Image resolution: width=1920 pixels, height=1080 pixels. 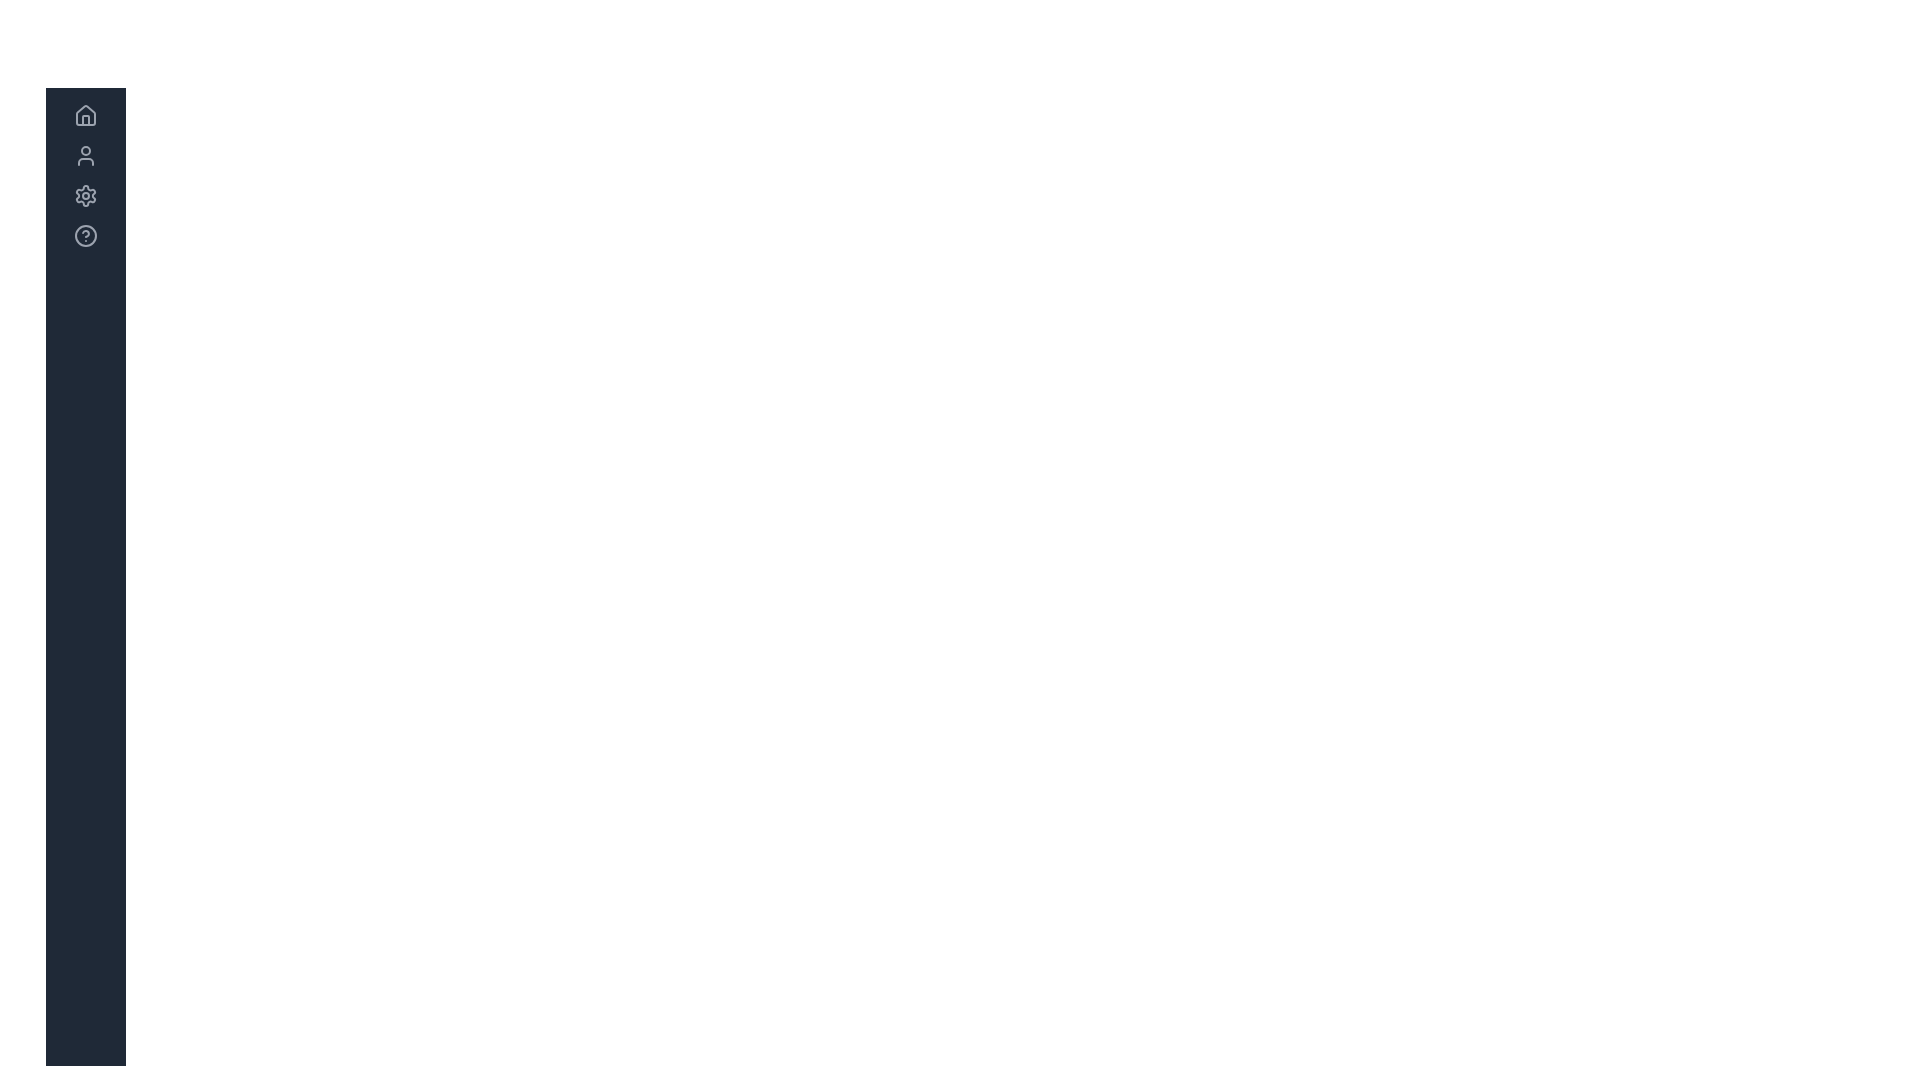 What do you see at coordinates (85, 154) in the screenshot?
I see `the interactive icon located in the sidebar, which is the second icon from the top` at bounding box center [85, 154].